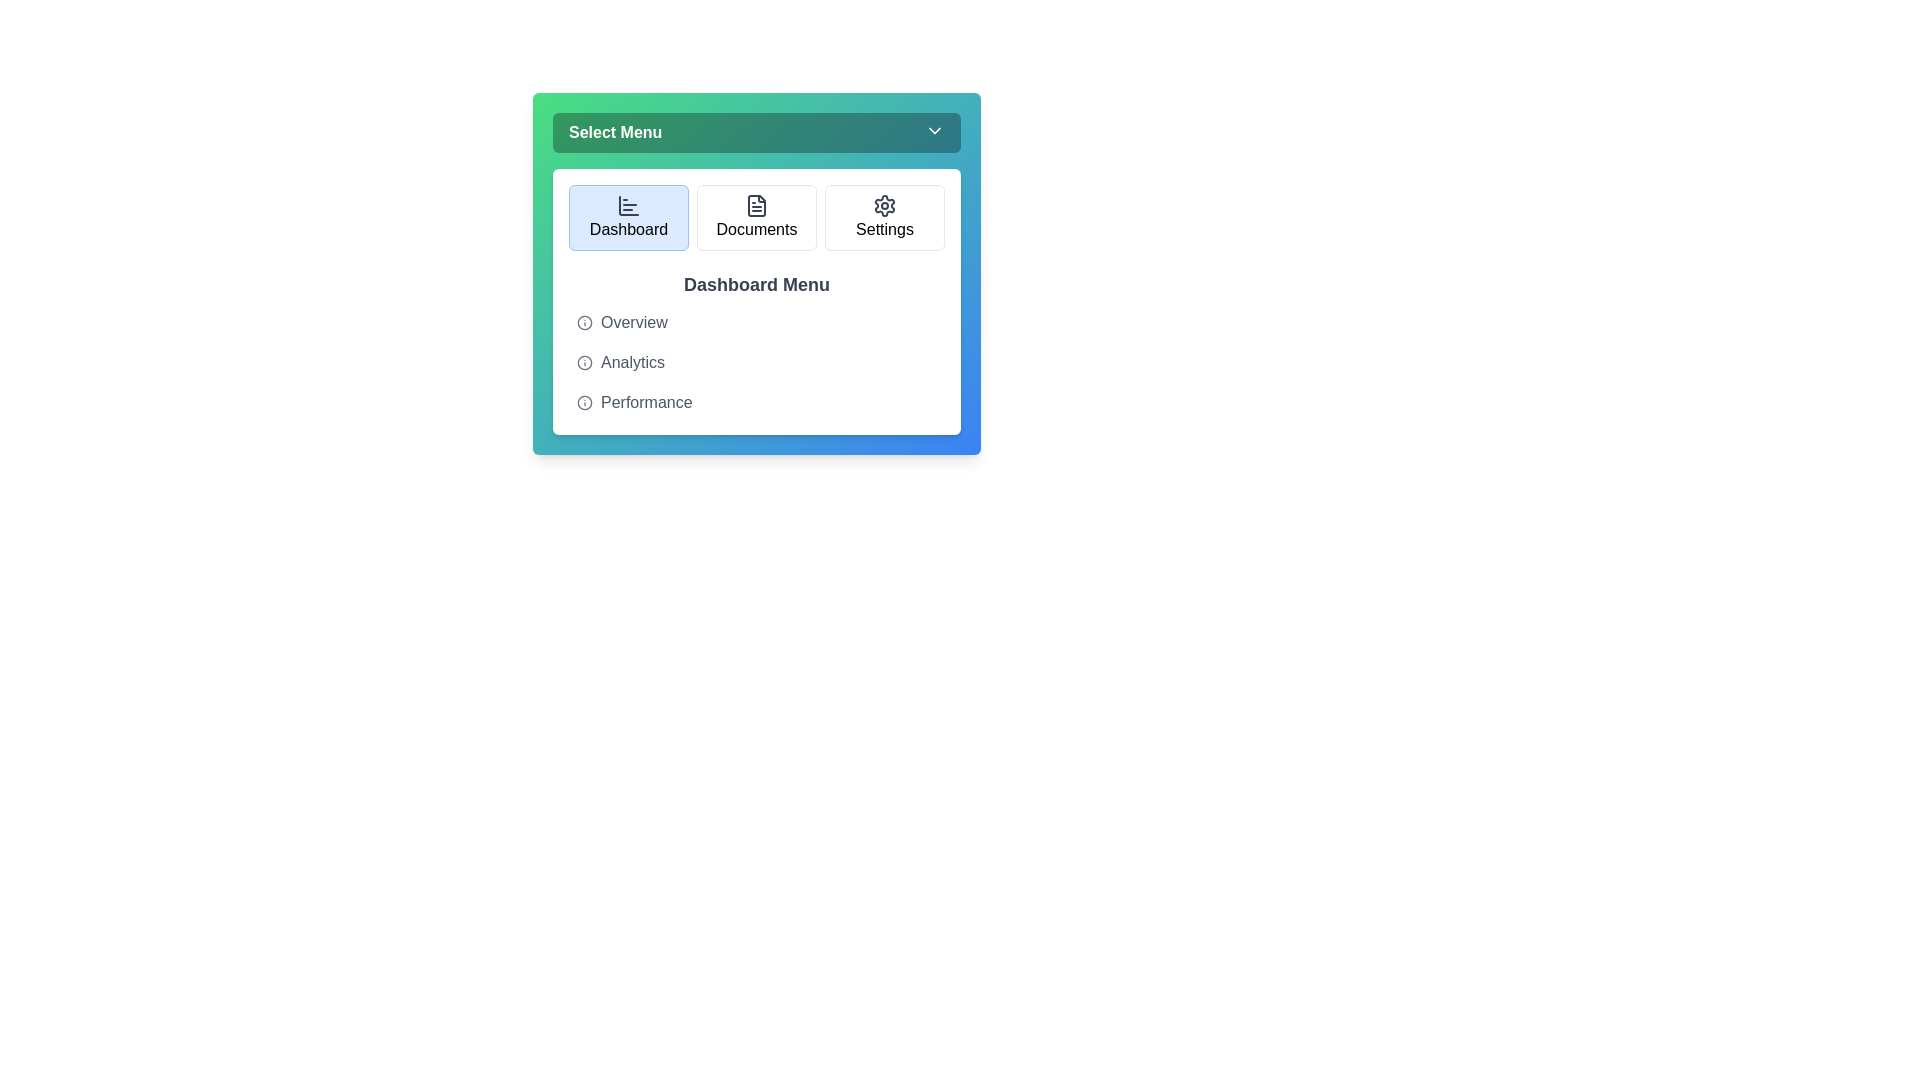 Image resolution: width=1920 pixels, height=1080 pixels. Describe the element at coordinates (584, 402) in the screenshot. I see `the small circular button-like icon with an information symbol inside, located in the 'Performance' section, for additional information` at that location.